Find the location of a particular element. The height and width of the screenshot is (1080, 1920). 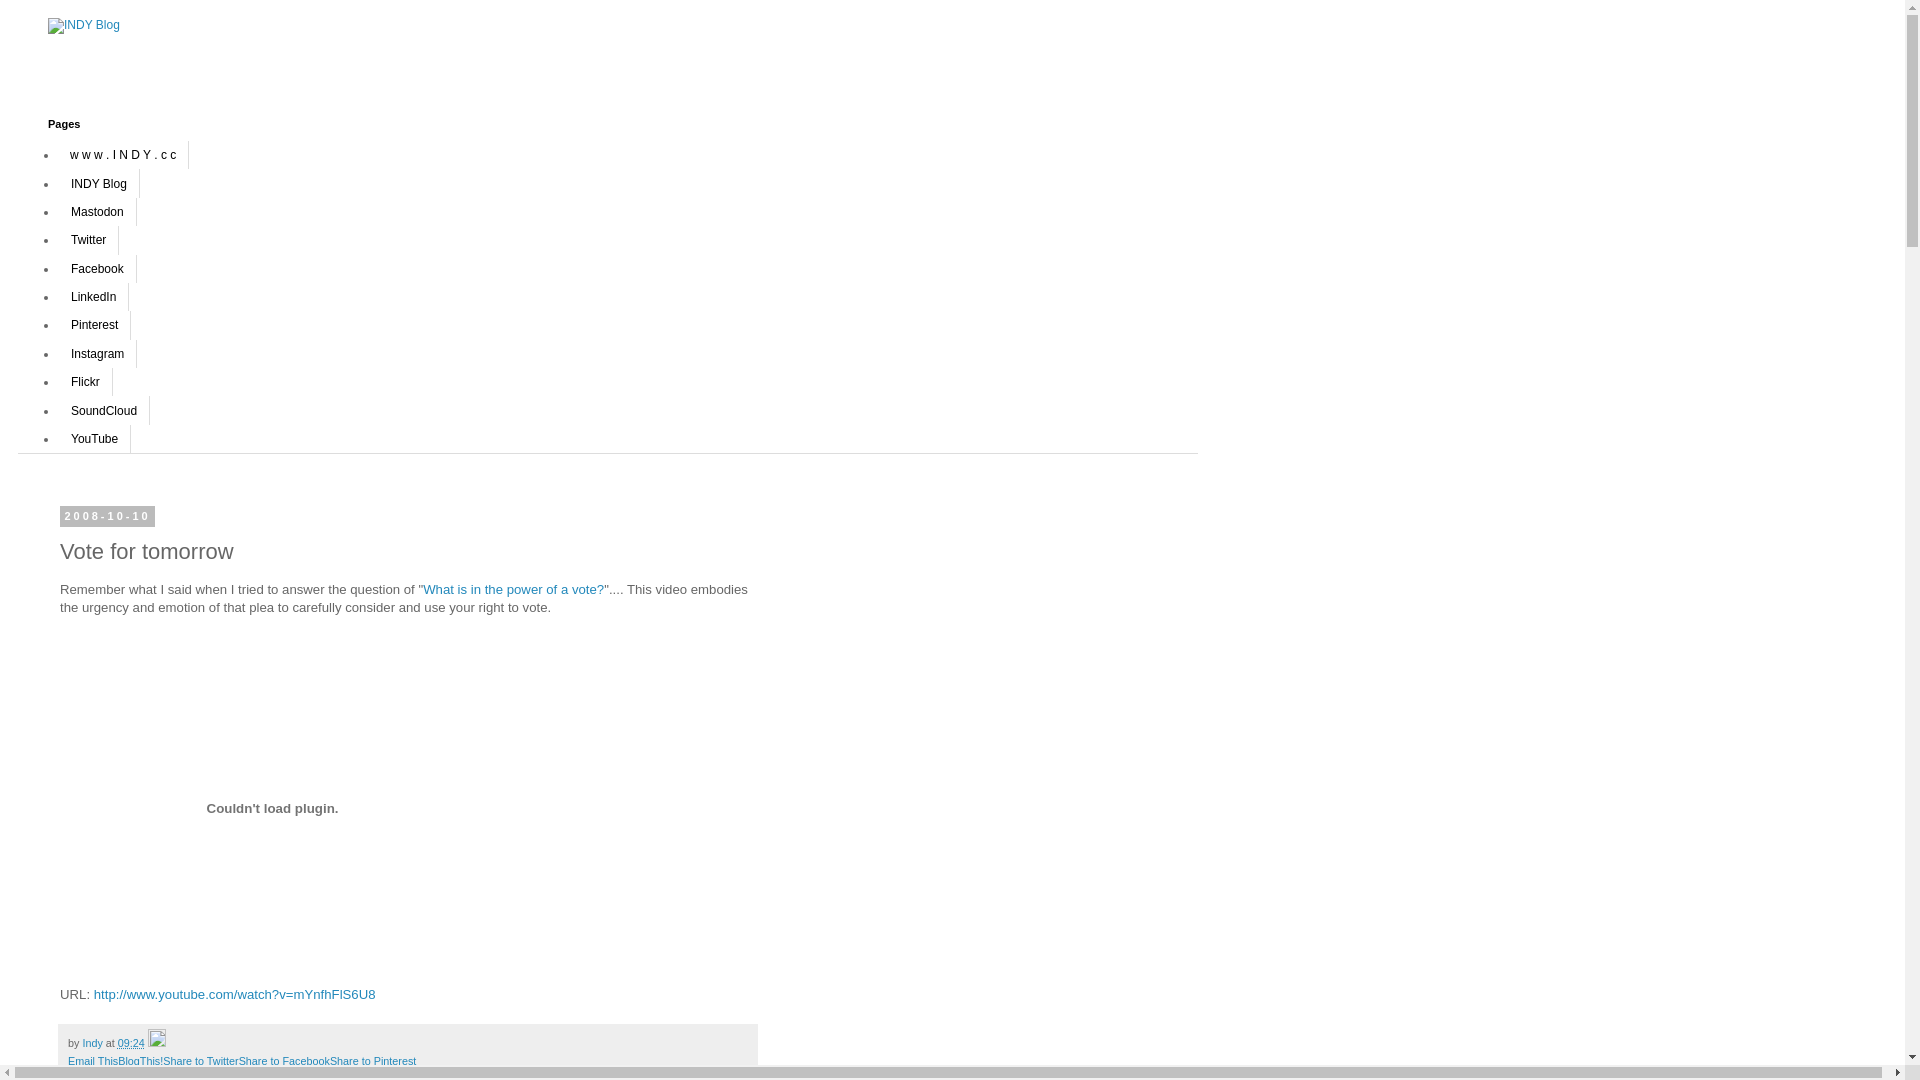

'Share to Pinterest' is located at coordinates (373, 1059).